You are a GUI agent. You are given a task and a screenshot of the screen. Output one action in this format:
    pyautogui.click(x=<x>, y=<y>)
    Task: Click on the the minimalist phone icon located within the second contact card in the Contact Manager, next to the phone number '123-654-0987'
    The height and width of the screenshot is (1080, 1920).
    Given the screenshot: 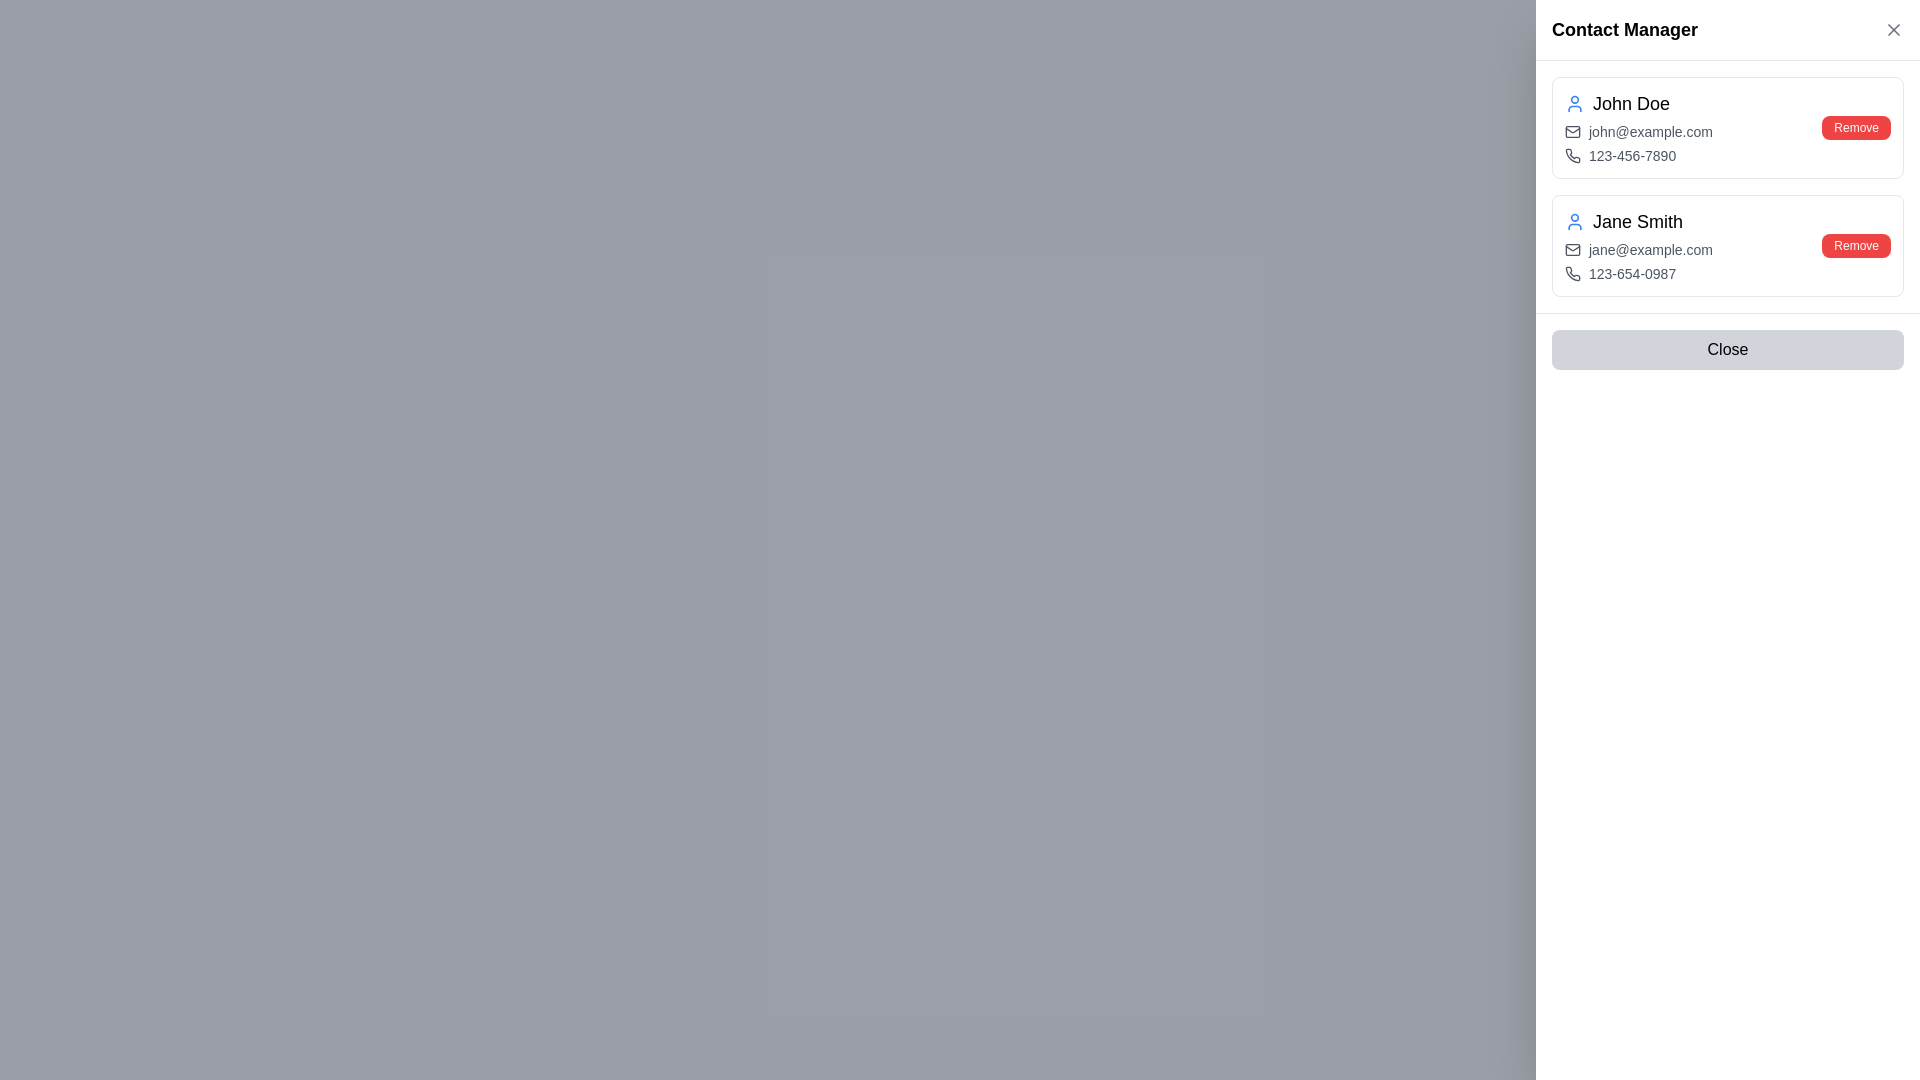 What is the action you would take?
    pyautogui.click(x=1572, y=273)
    